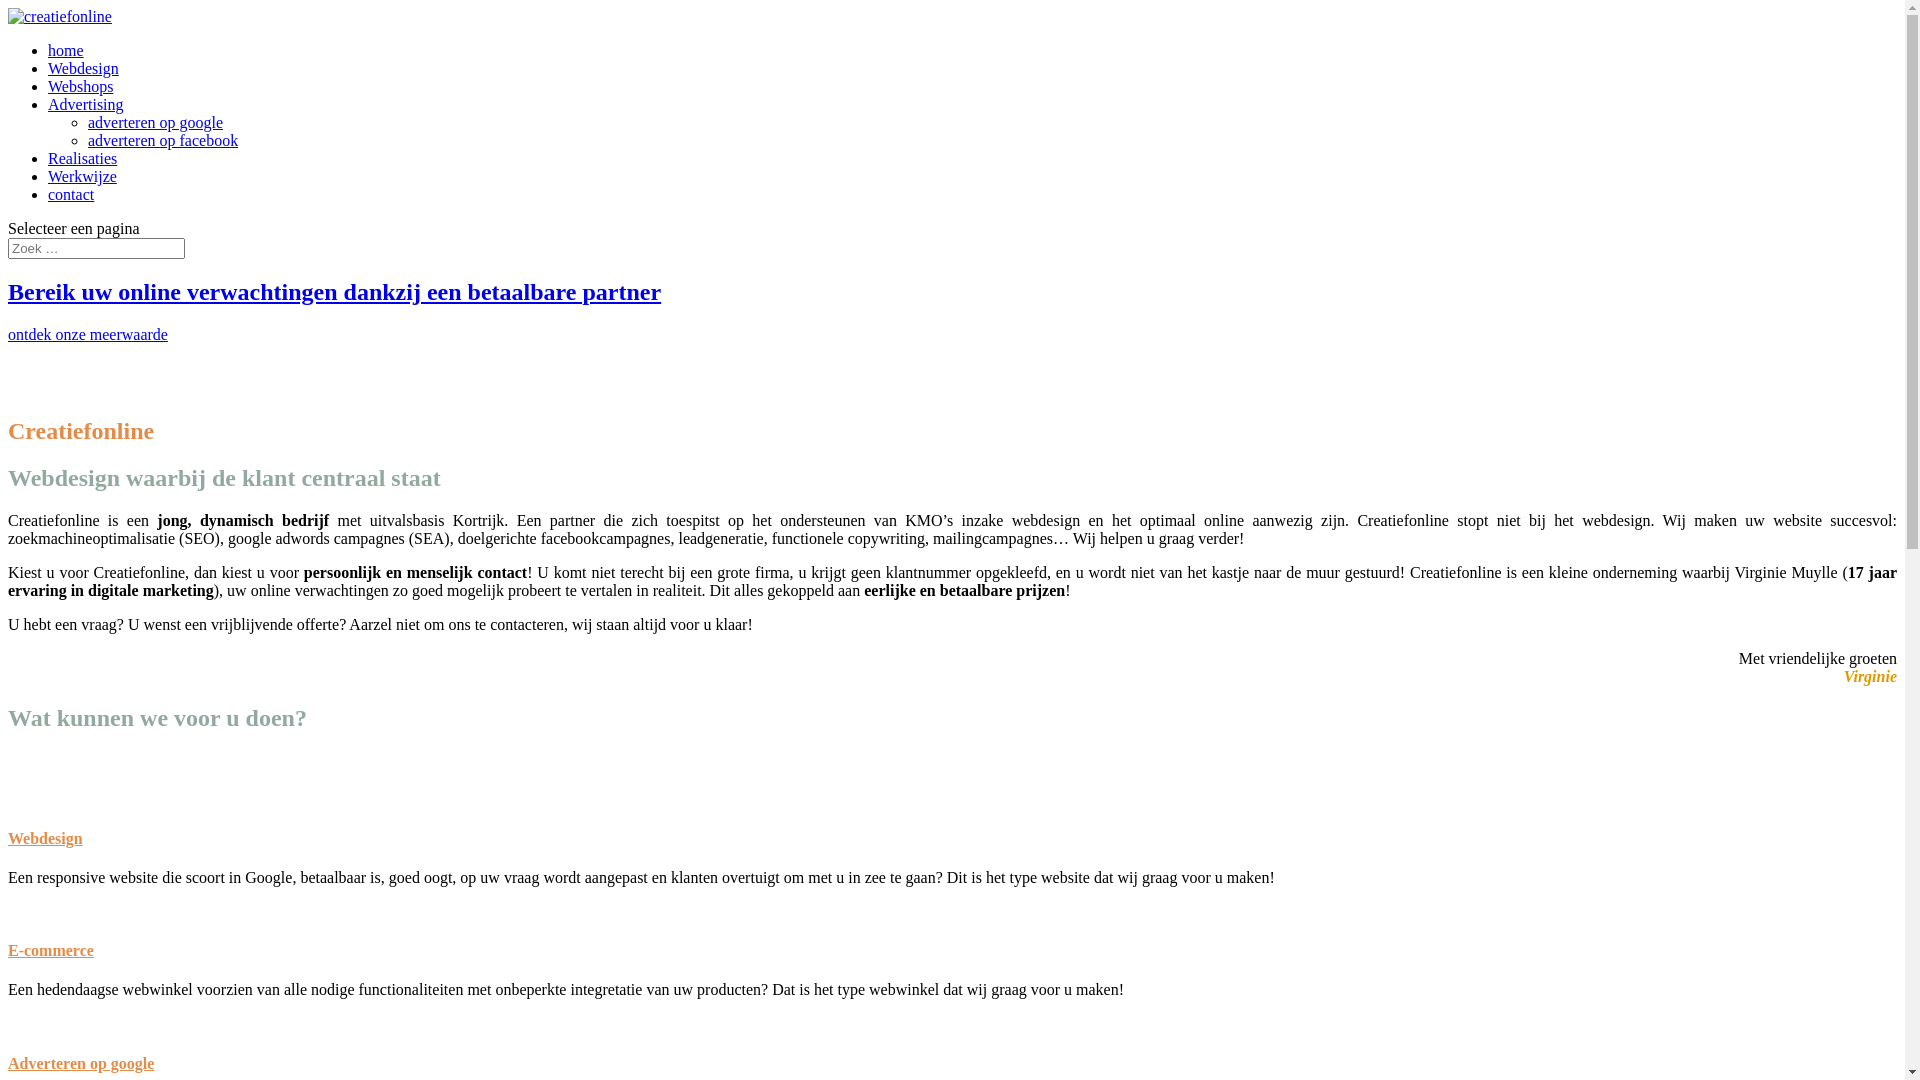 This screenshot has height=1080, width=1920. I want to click on 'ontdek onze meerwaarde', so click(86, 333).